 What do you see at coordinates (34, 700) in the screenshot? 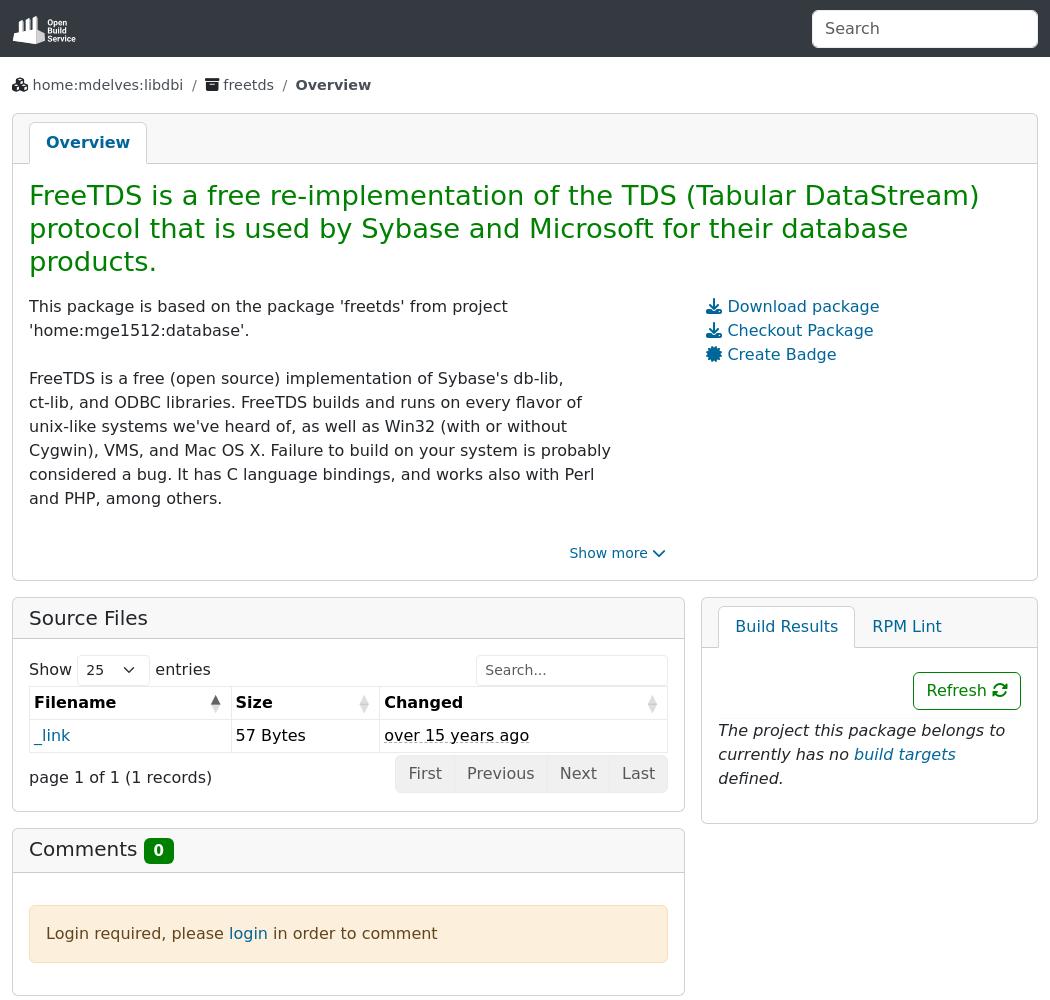
I see `'Filename'` at bounding box center [34, 700].